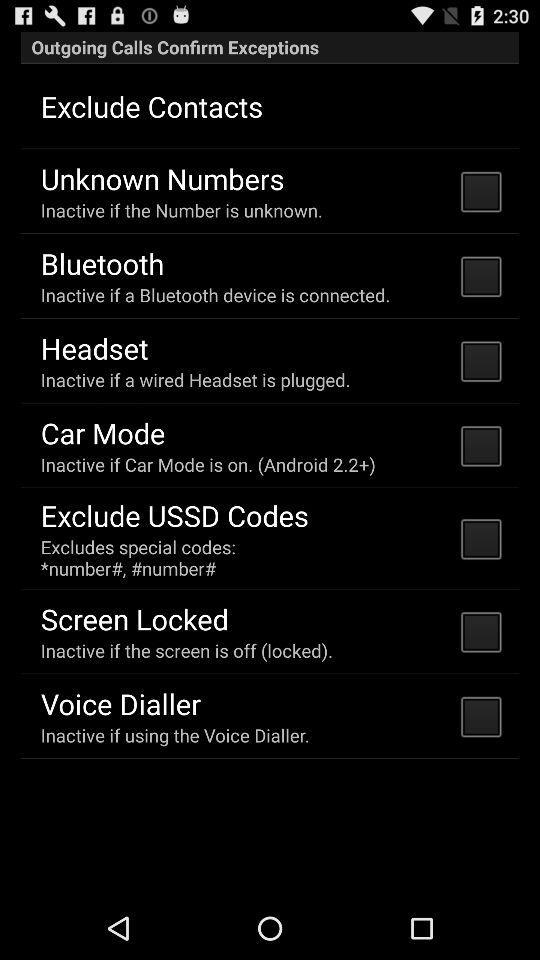  I want to click on check box which is next to headset, so click(479, 360).